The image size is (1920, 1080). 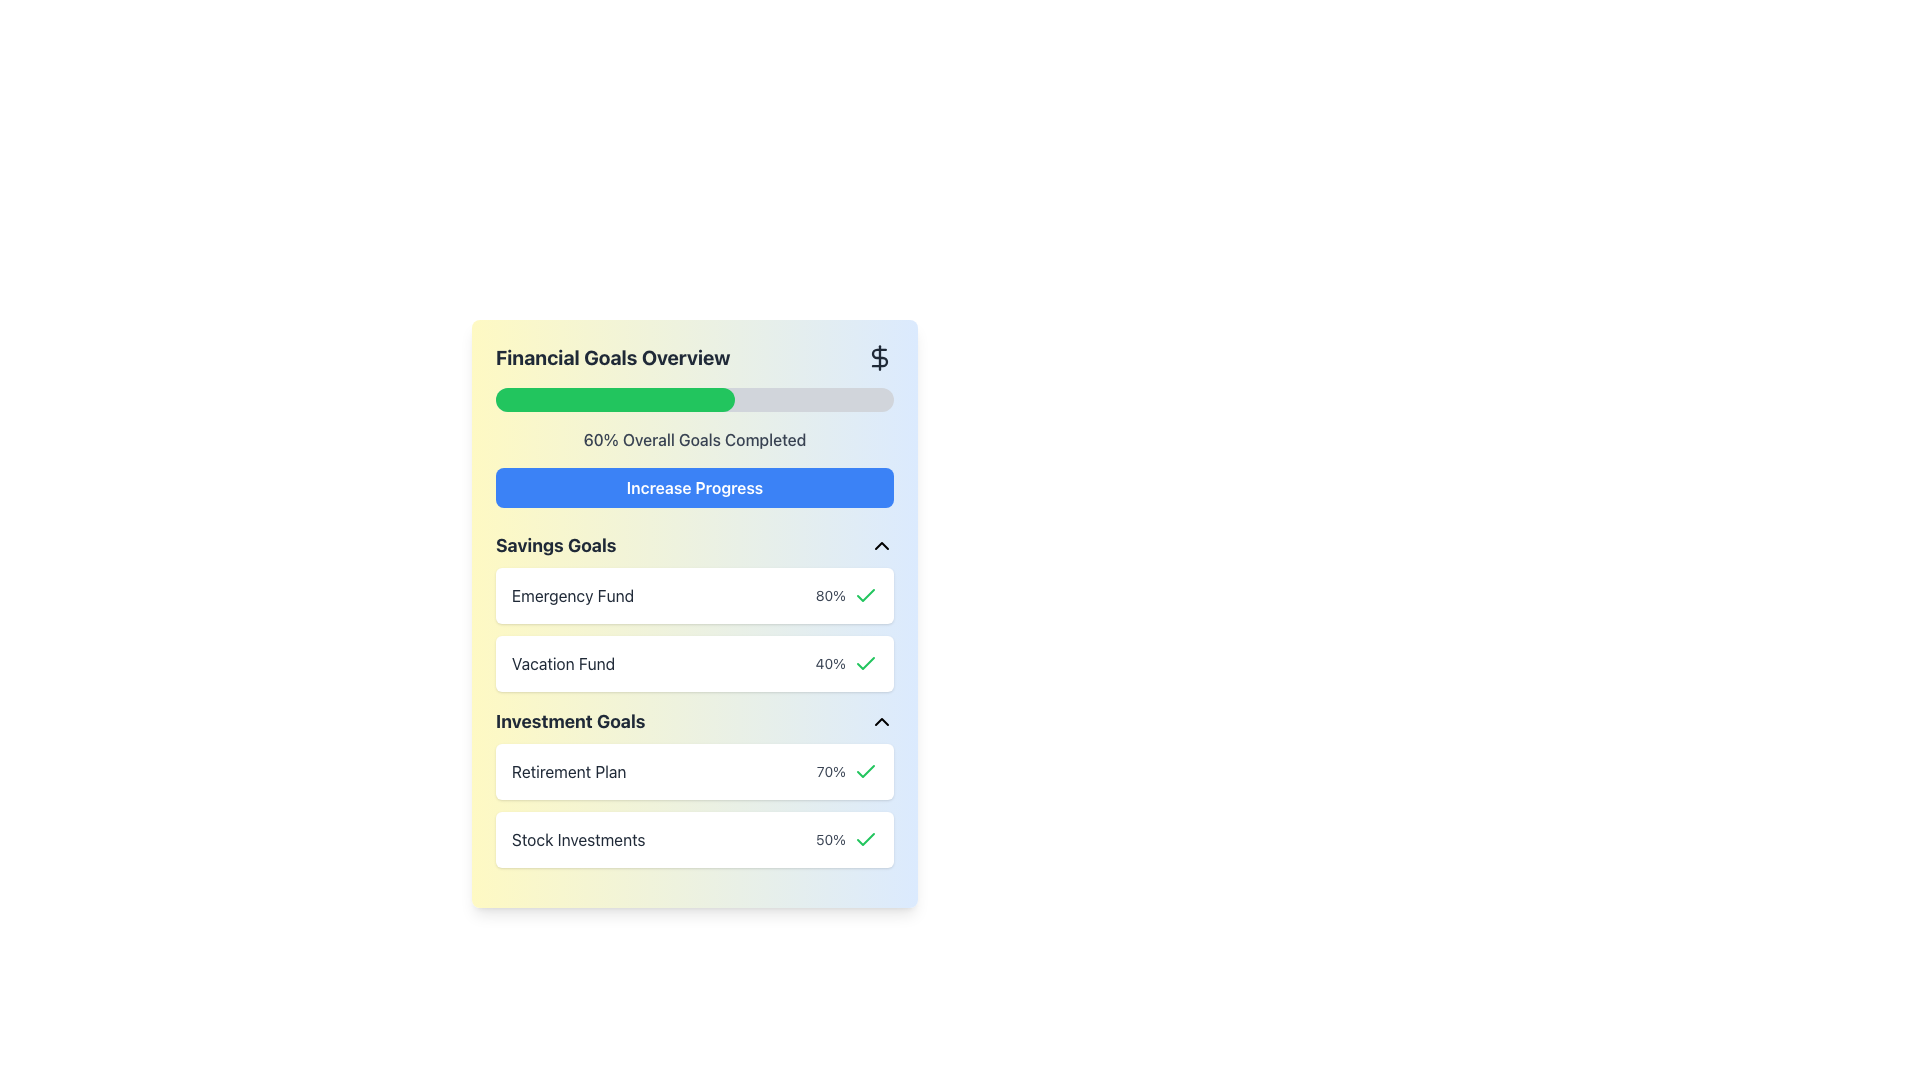 What do you see at coordinates (695, 488) in the screenshot?
I see `the button in the 'Financial Goals Overview' section` at bounding box center [695, 488].